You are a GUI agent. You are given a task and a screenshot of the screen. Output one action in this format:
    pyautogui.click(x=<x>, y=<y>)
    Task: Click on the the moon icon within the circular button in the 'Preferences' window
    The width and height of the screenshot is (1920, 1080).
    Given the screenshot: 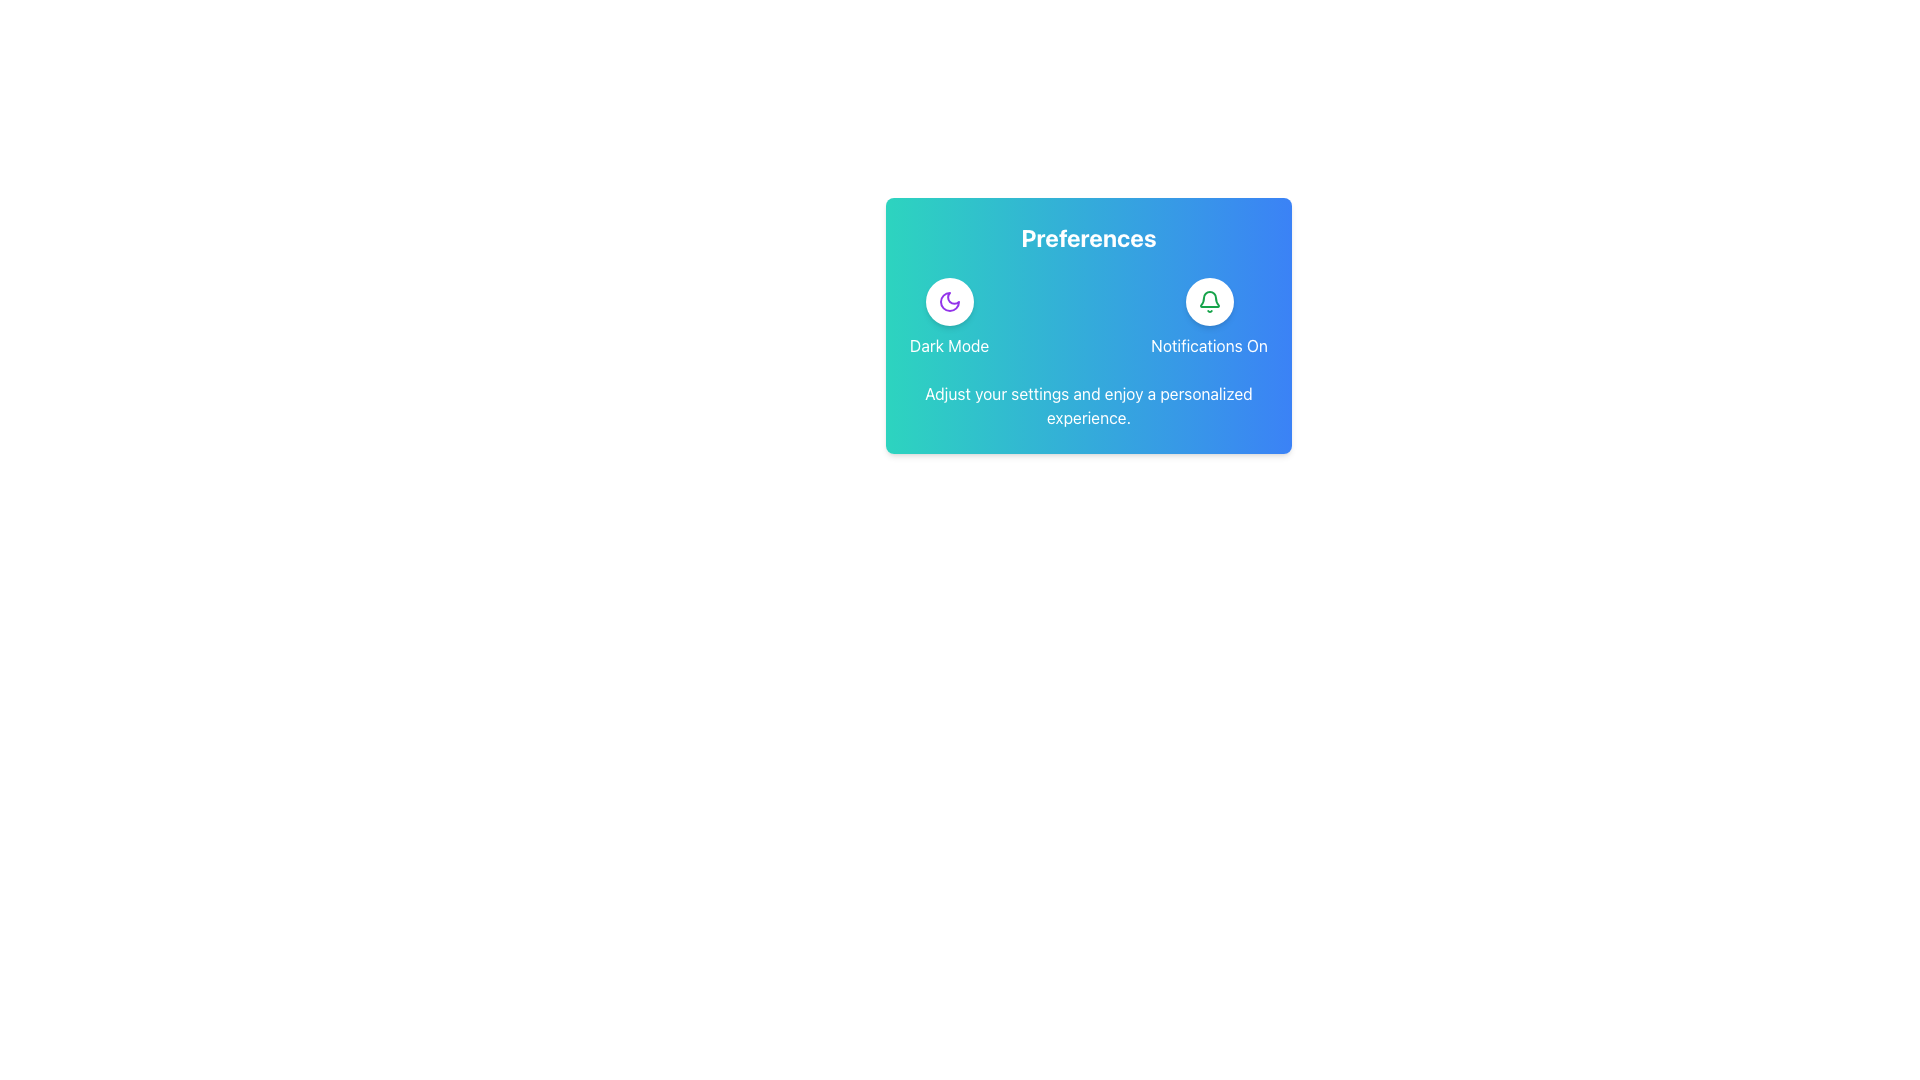 What is the action you would take?
    pyautogui.click(x=948, y=301)
    